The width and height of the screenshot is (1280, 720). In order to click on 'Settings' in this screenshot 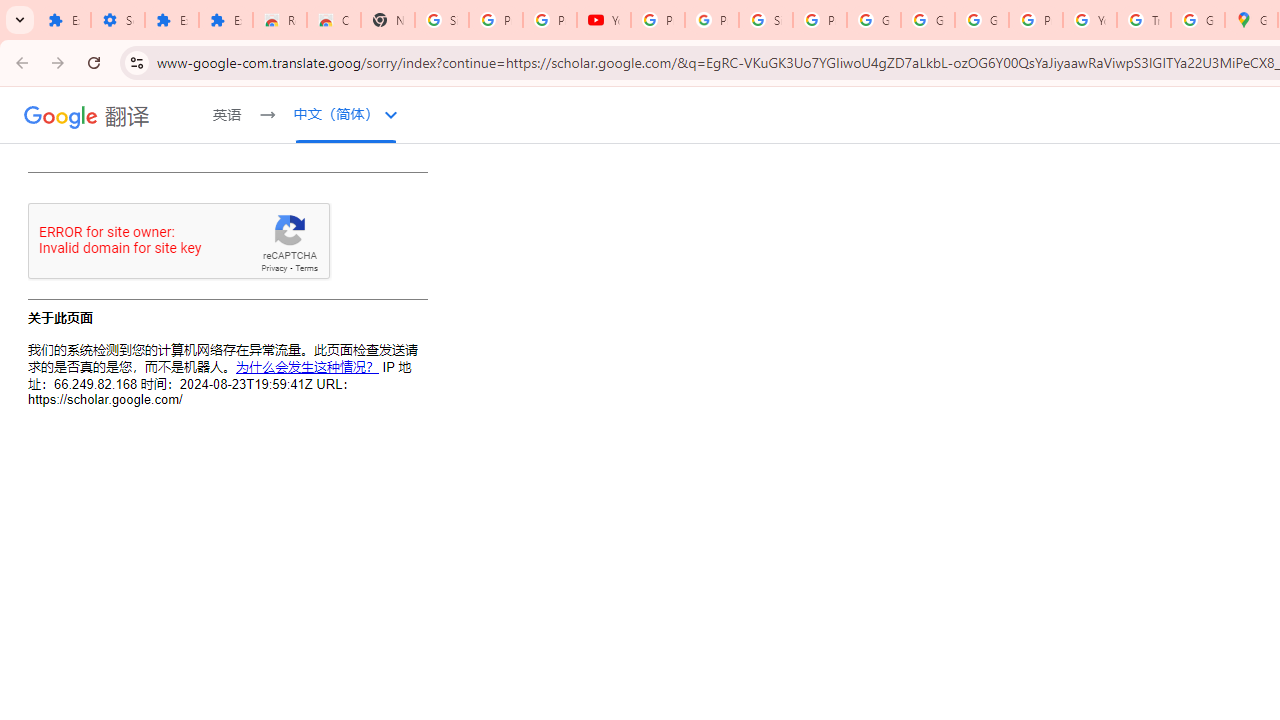, I will do `click(116, 20)`.